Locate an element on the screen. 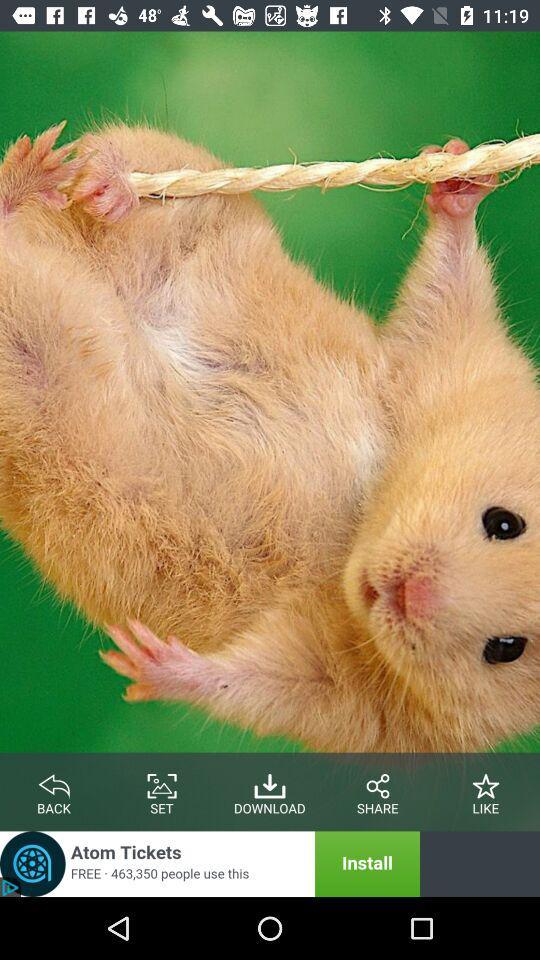 The height and width of the screenshot is (960, 540). open advertisement is located at coordinates (209, 863).